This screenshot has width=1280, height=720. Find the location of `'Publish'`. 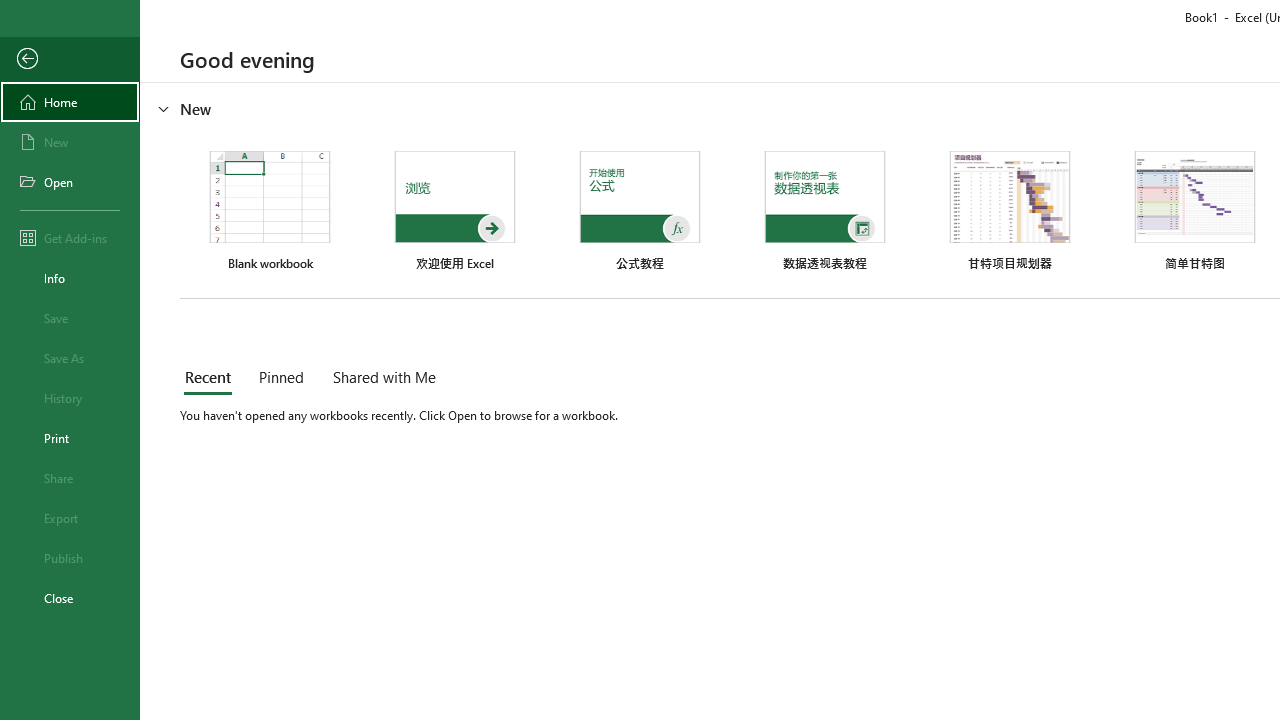

'Publish' is located at coordinates (69, 558).